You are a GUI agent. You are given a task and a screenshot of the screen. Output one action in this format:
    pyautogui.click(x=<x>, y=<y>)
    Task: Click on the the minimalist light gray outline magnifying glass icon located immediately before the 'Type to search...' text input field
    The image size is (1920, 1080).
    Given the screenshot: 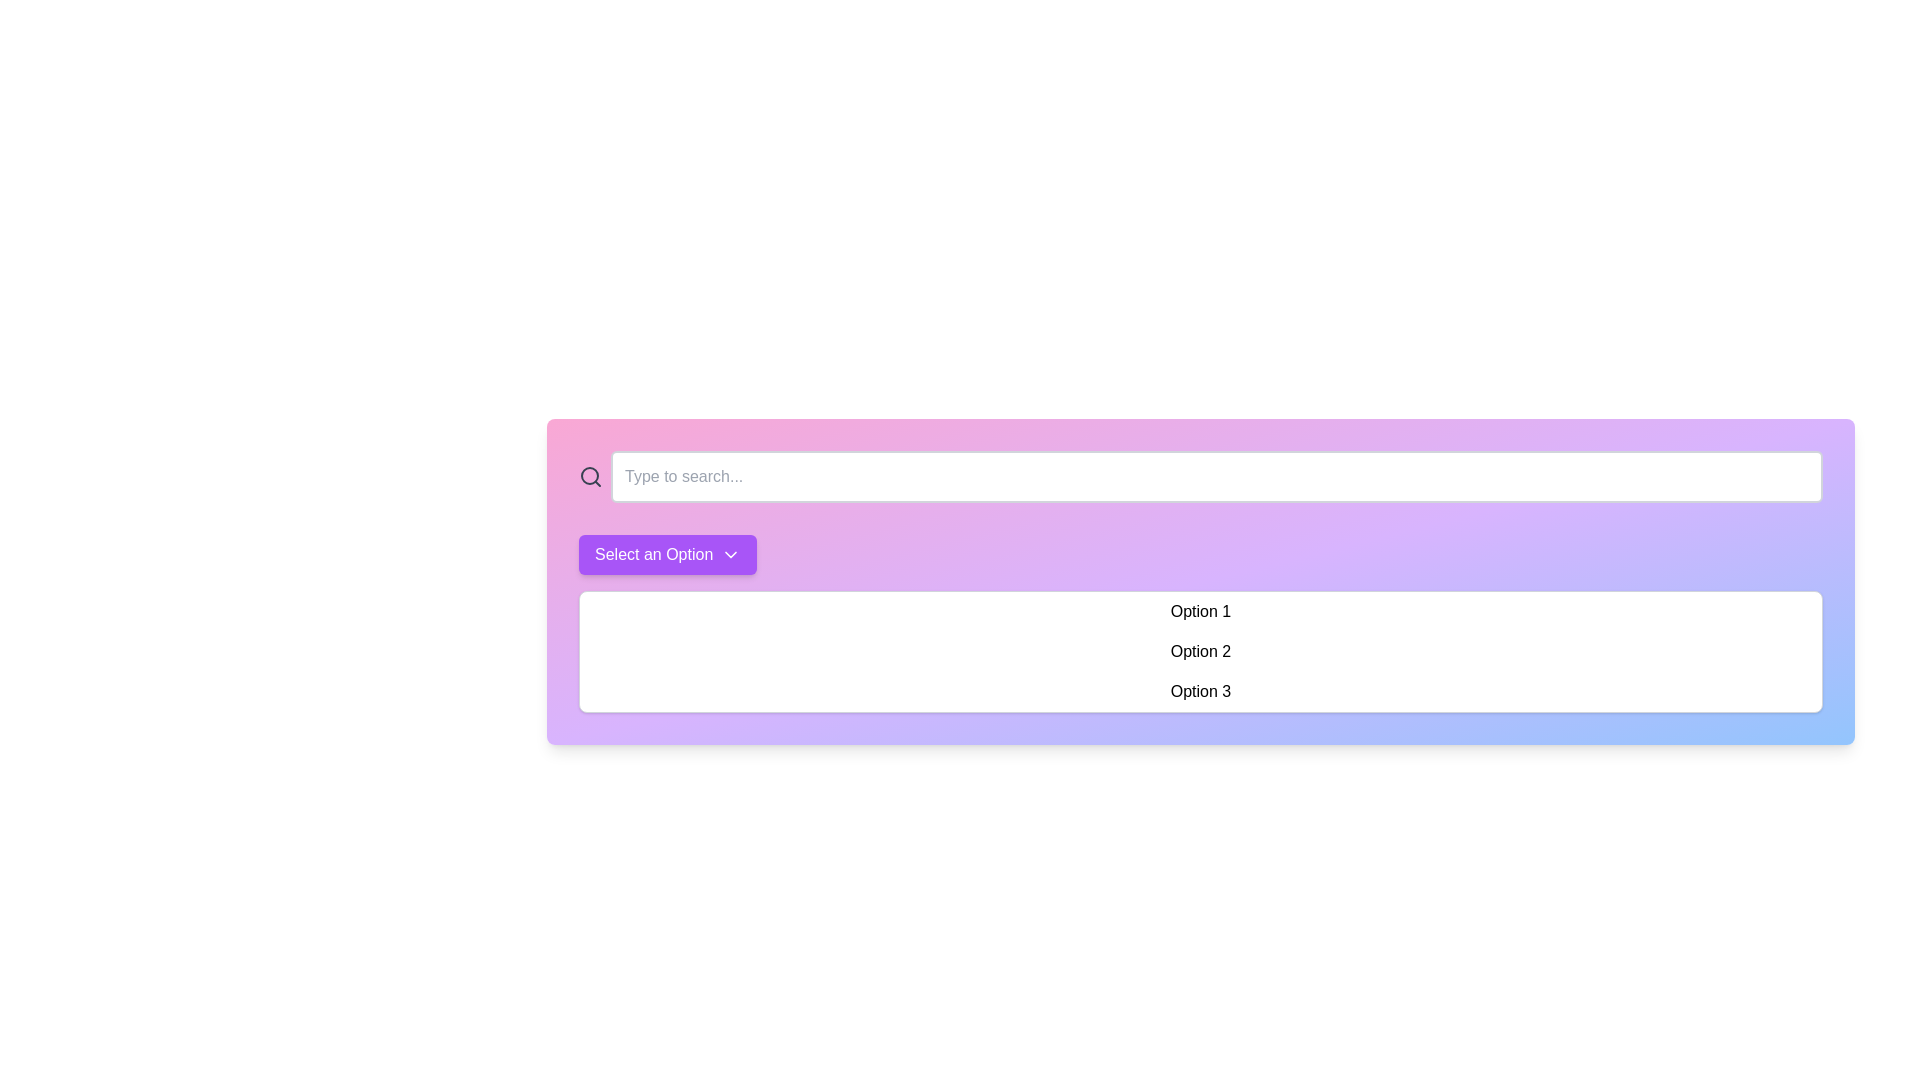 What is the action you would take?
    pyautogui.click(x=589, y=477)
    